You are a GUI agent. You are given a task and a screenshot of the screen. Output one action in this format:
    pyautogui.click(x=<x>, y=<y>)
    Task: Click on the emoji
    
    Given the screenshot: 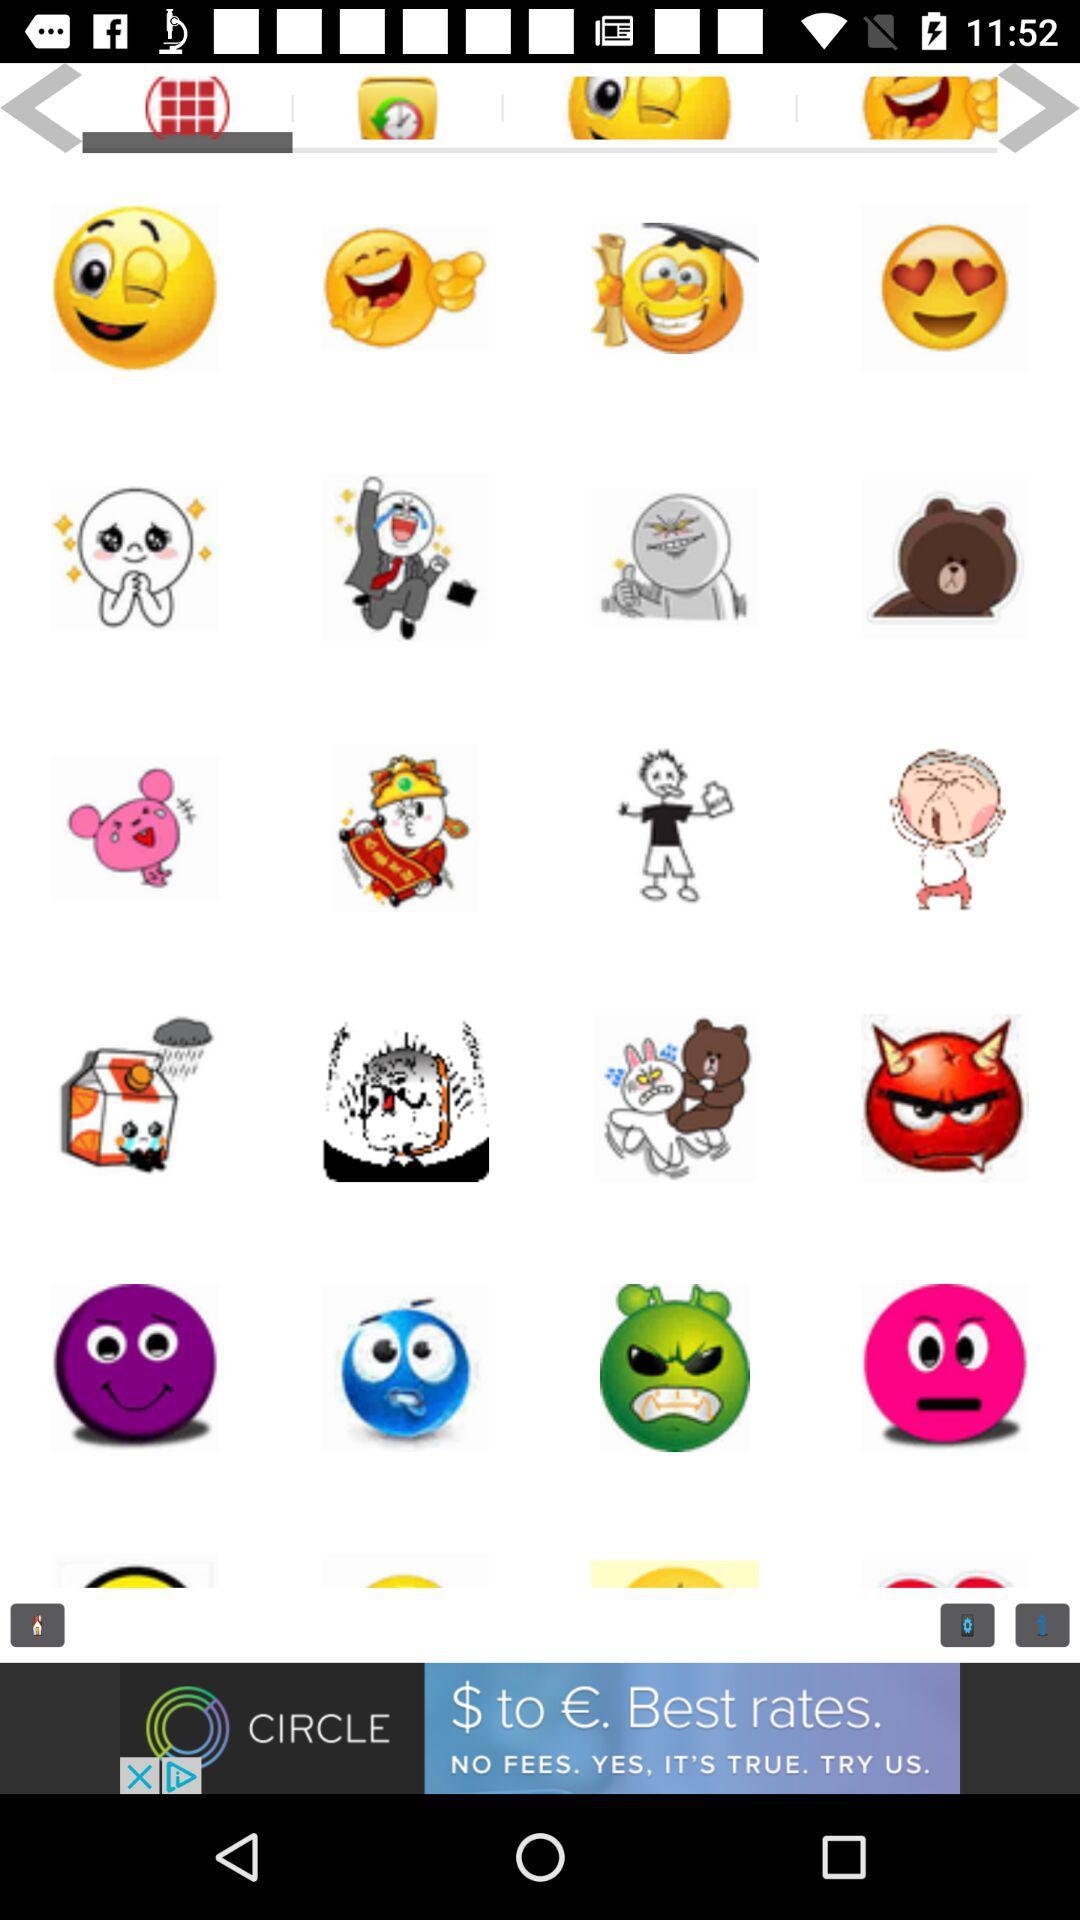 What is the action you would take?
    pyautogui.click(x=675, y=557)
    